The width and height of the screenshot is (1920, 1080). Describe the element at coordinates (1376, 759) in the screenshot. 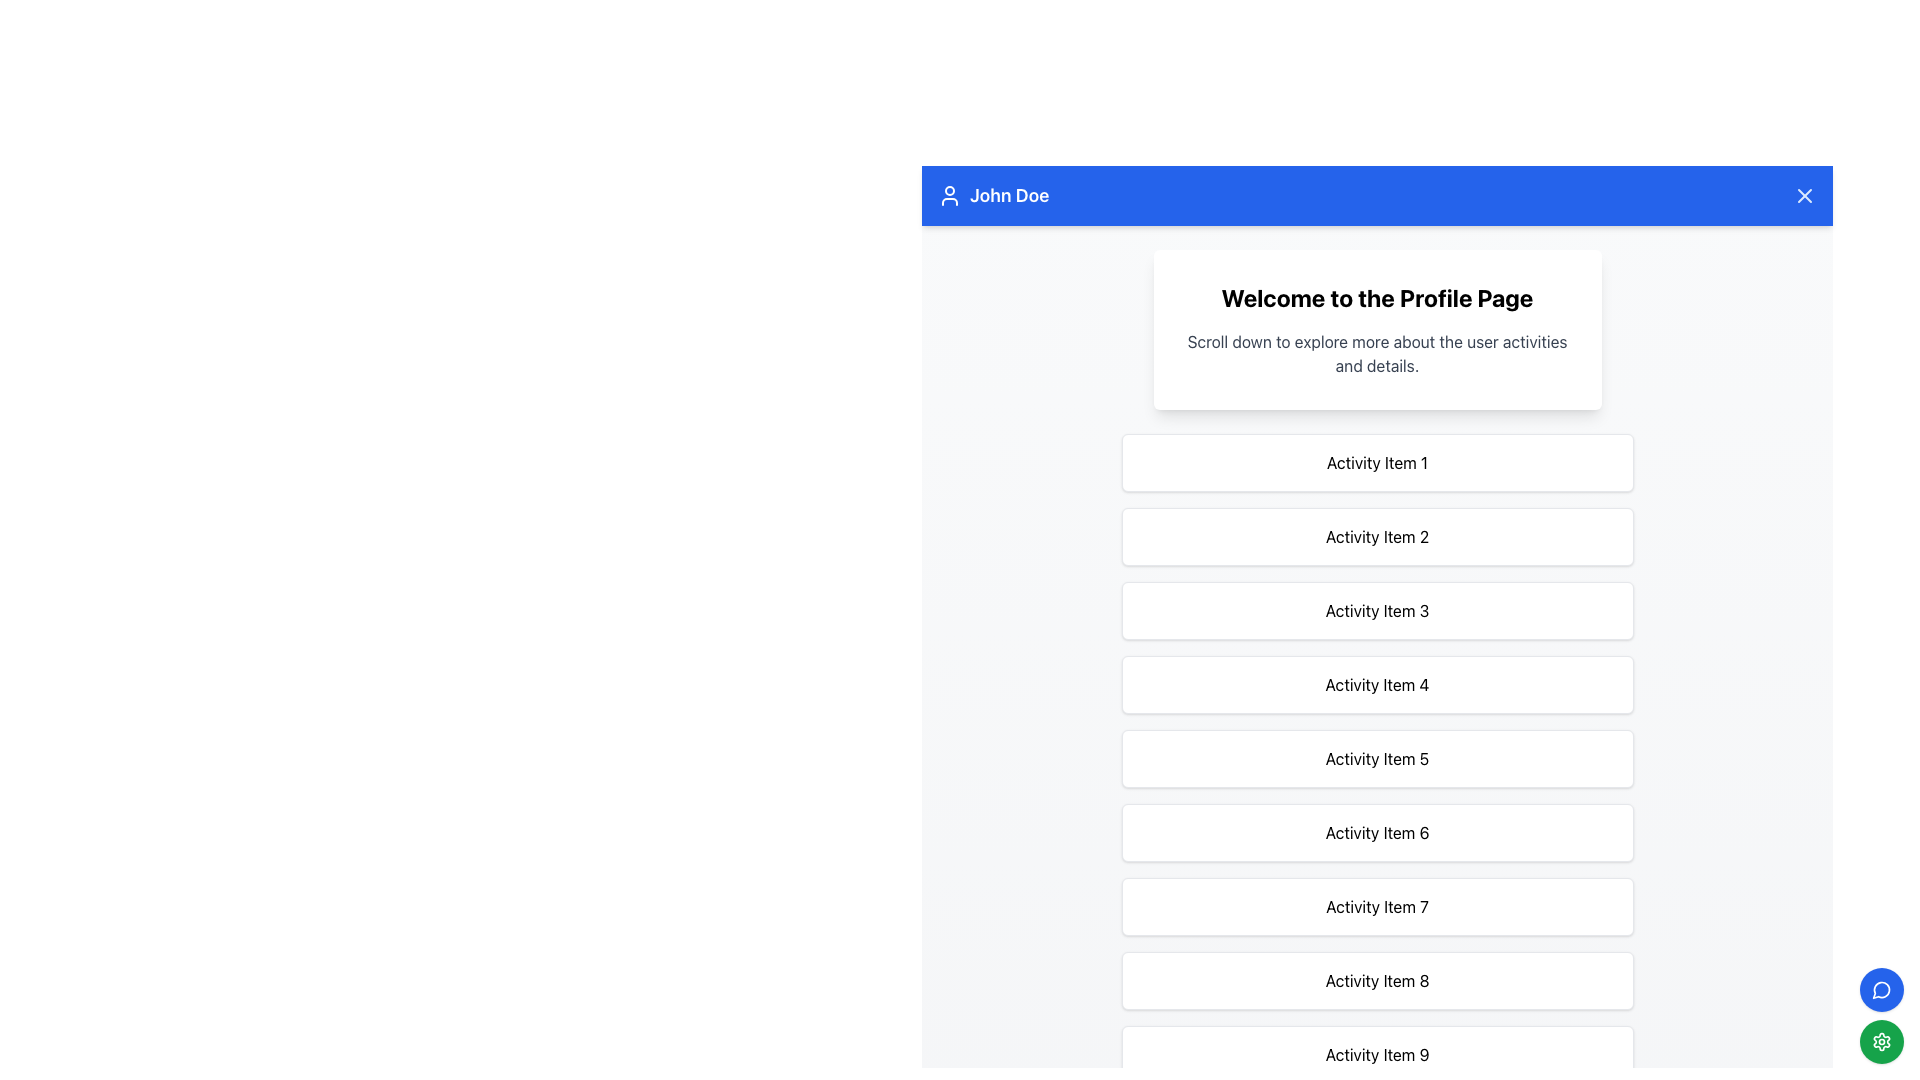

I see `the rectangular button-like component labeled 'Activity Item 5'` at that location.